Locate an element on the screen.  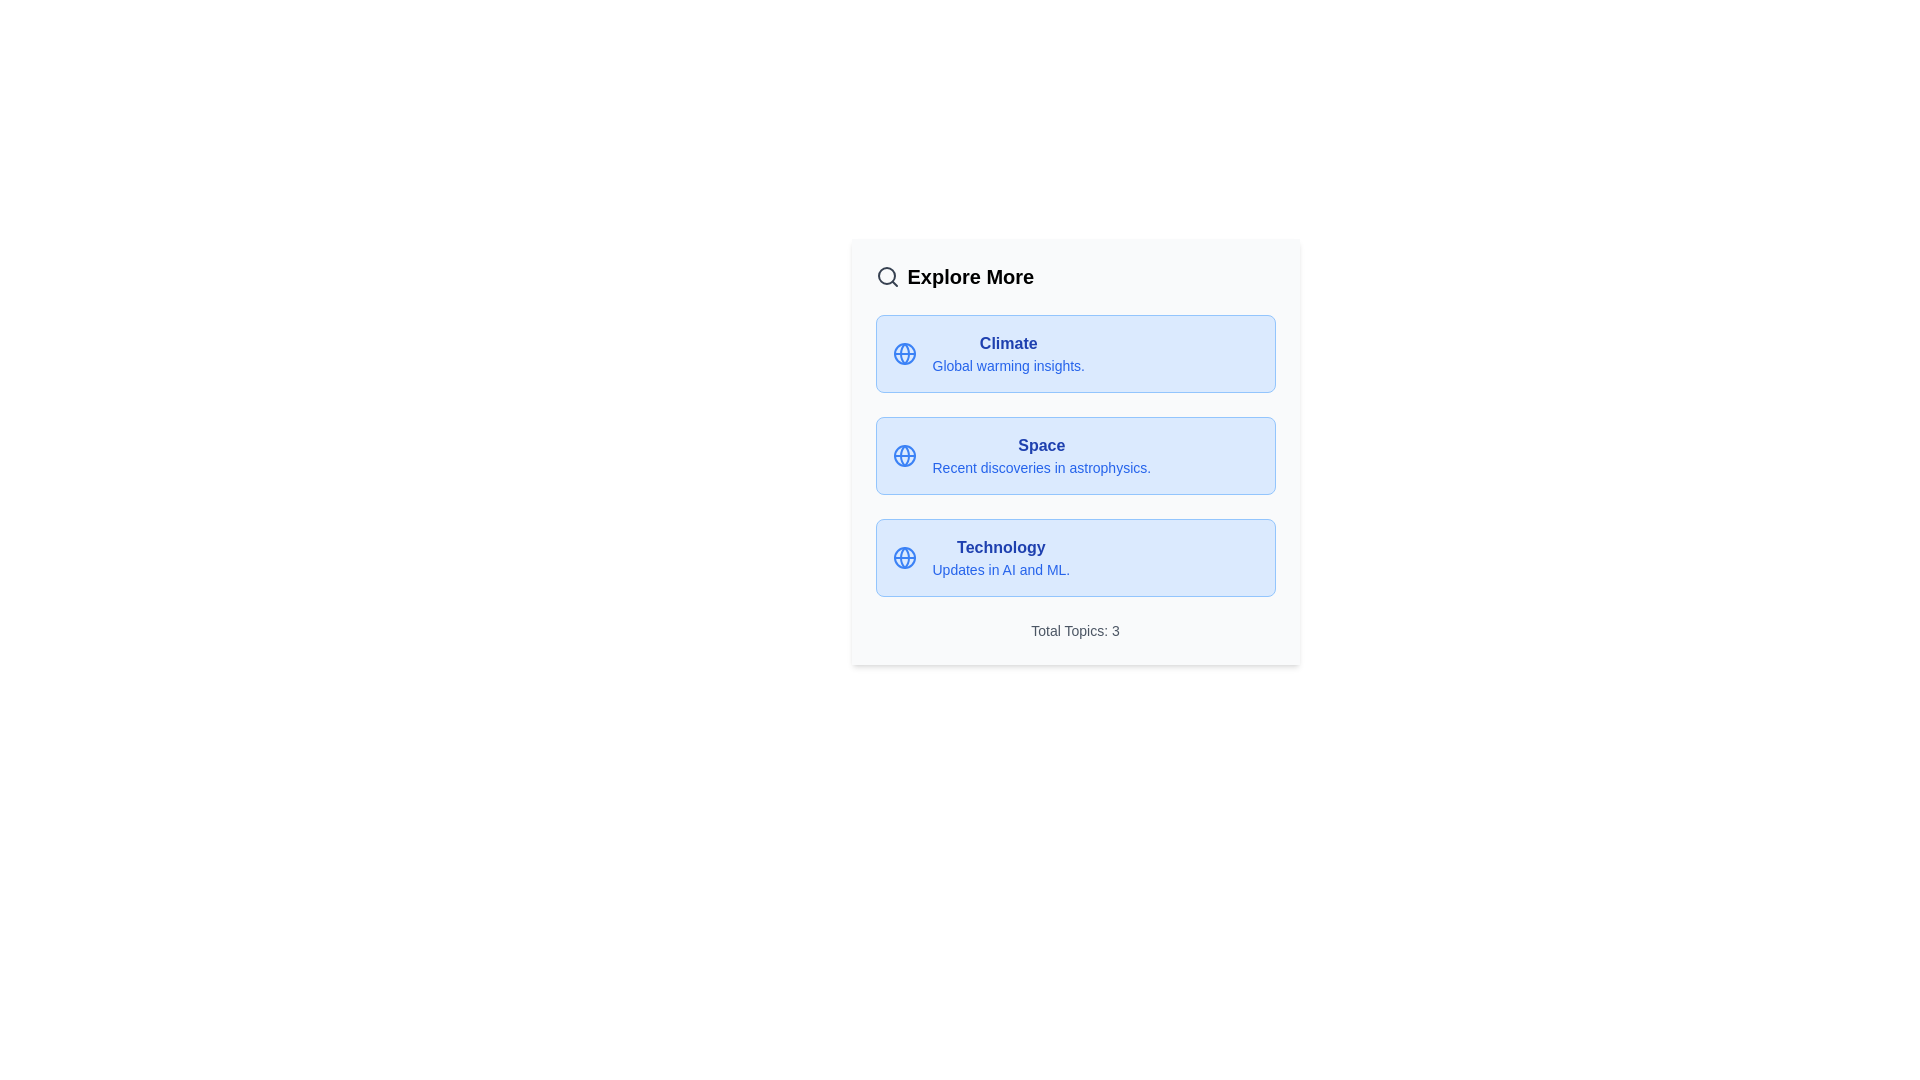
the 'Climate' chip to explore its details is located at coordinates (1008, 342).